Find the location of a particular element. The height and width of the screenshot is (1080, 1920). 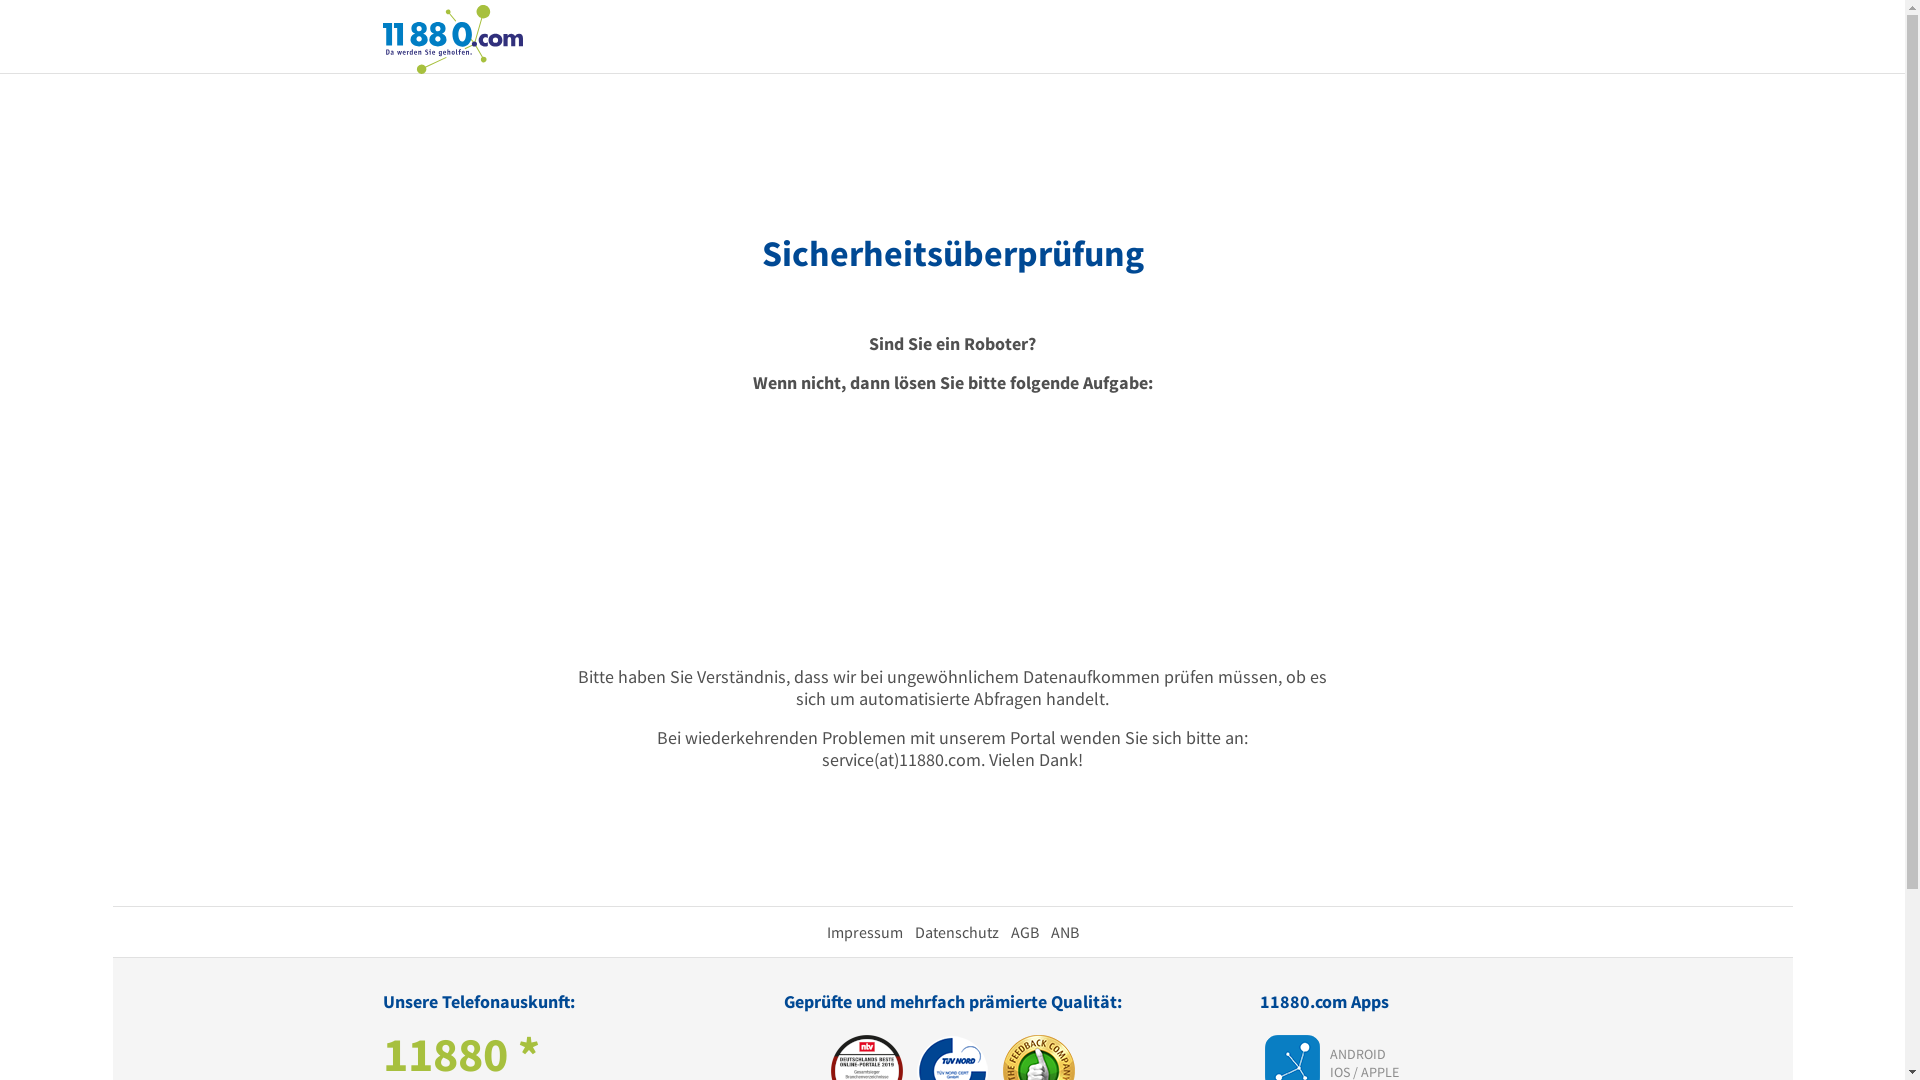

'Datenschutz' is located at coordinates (912, 932).